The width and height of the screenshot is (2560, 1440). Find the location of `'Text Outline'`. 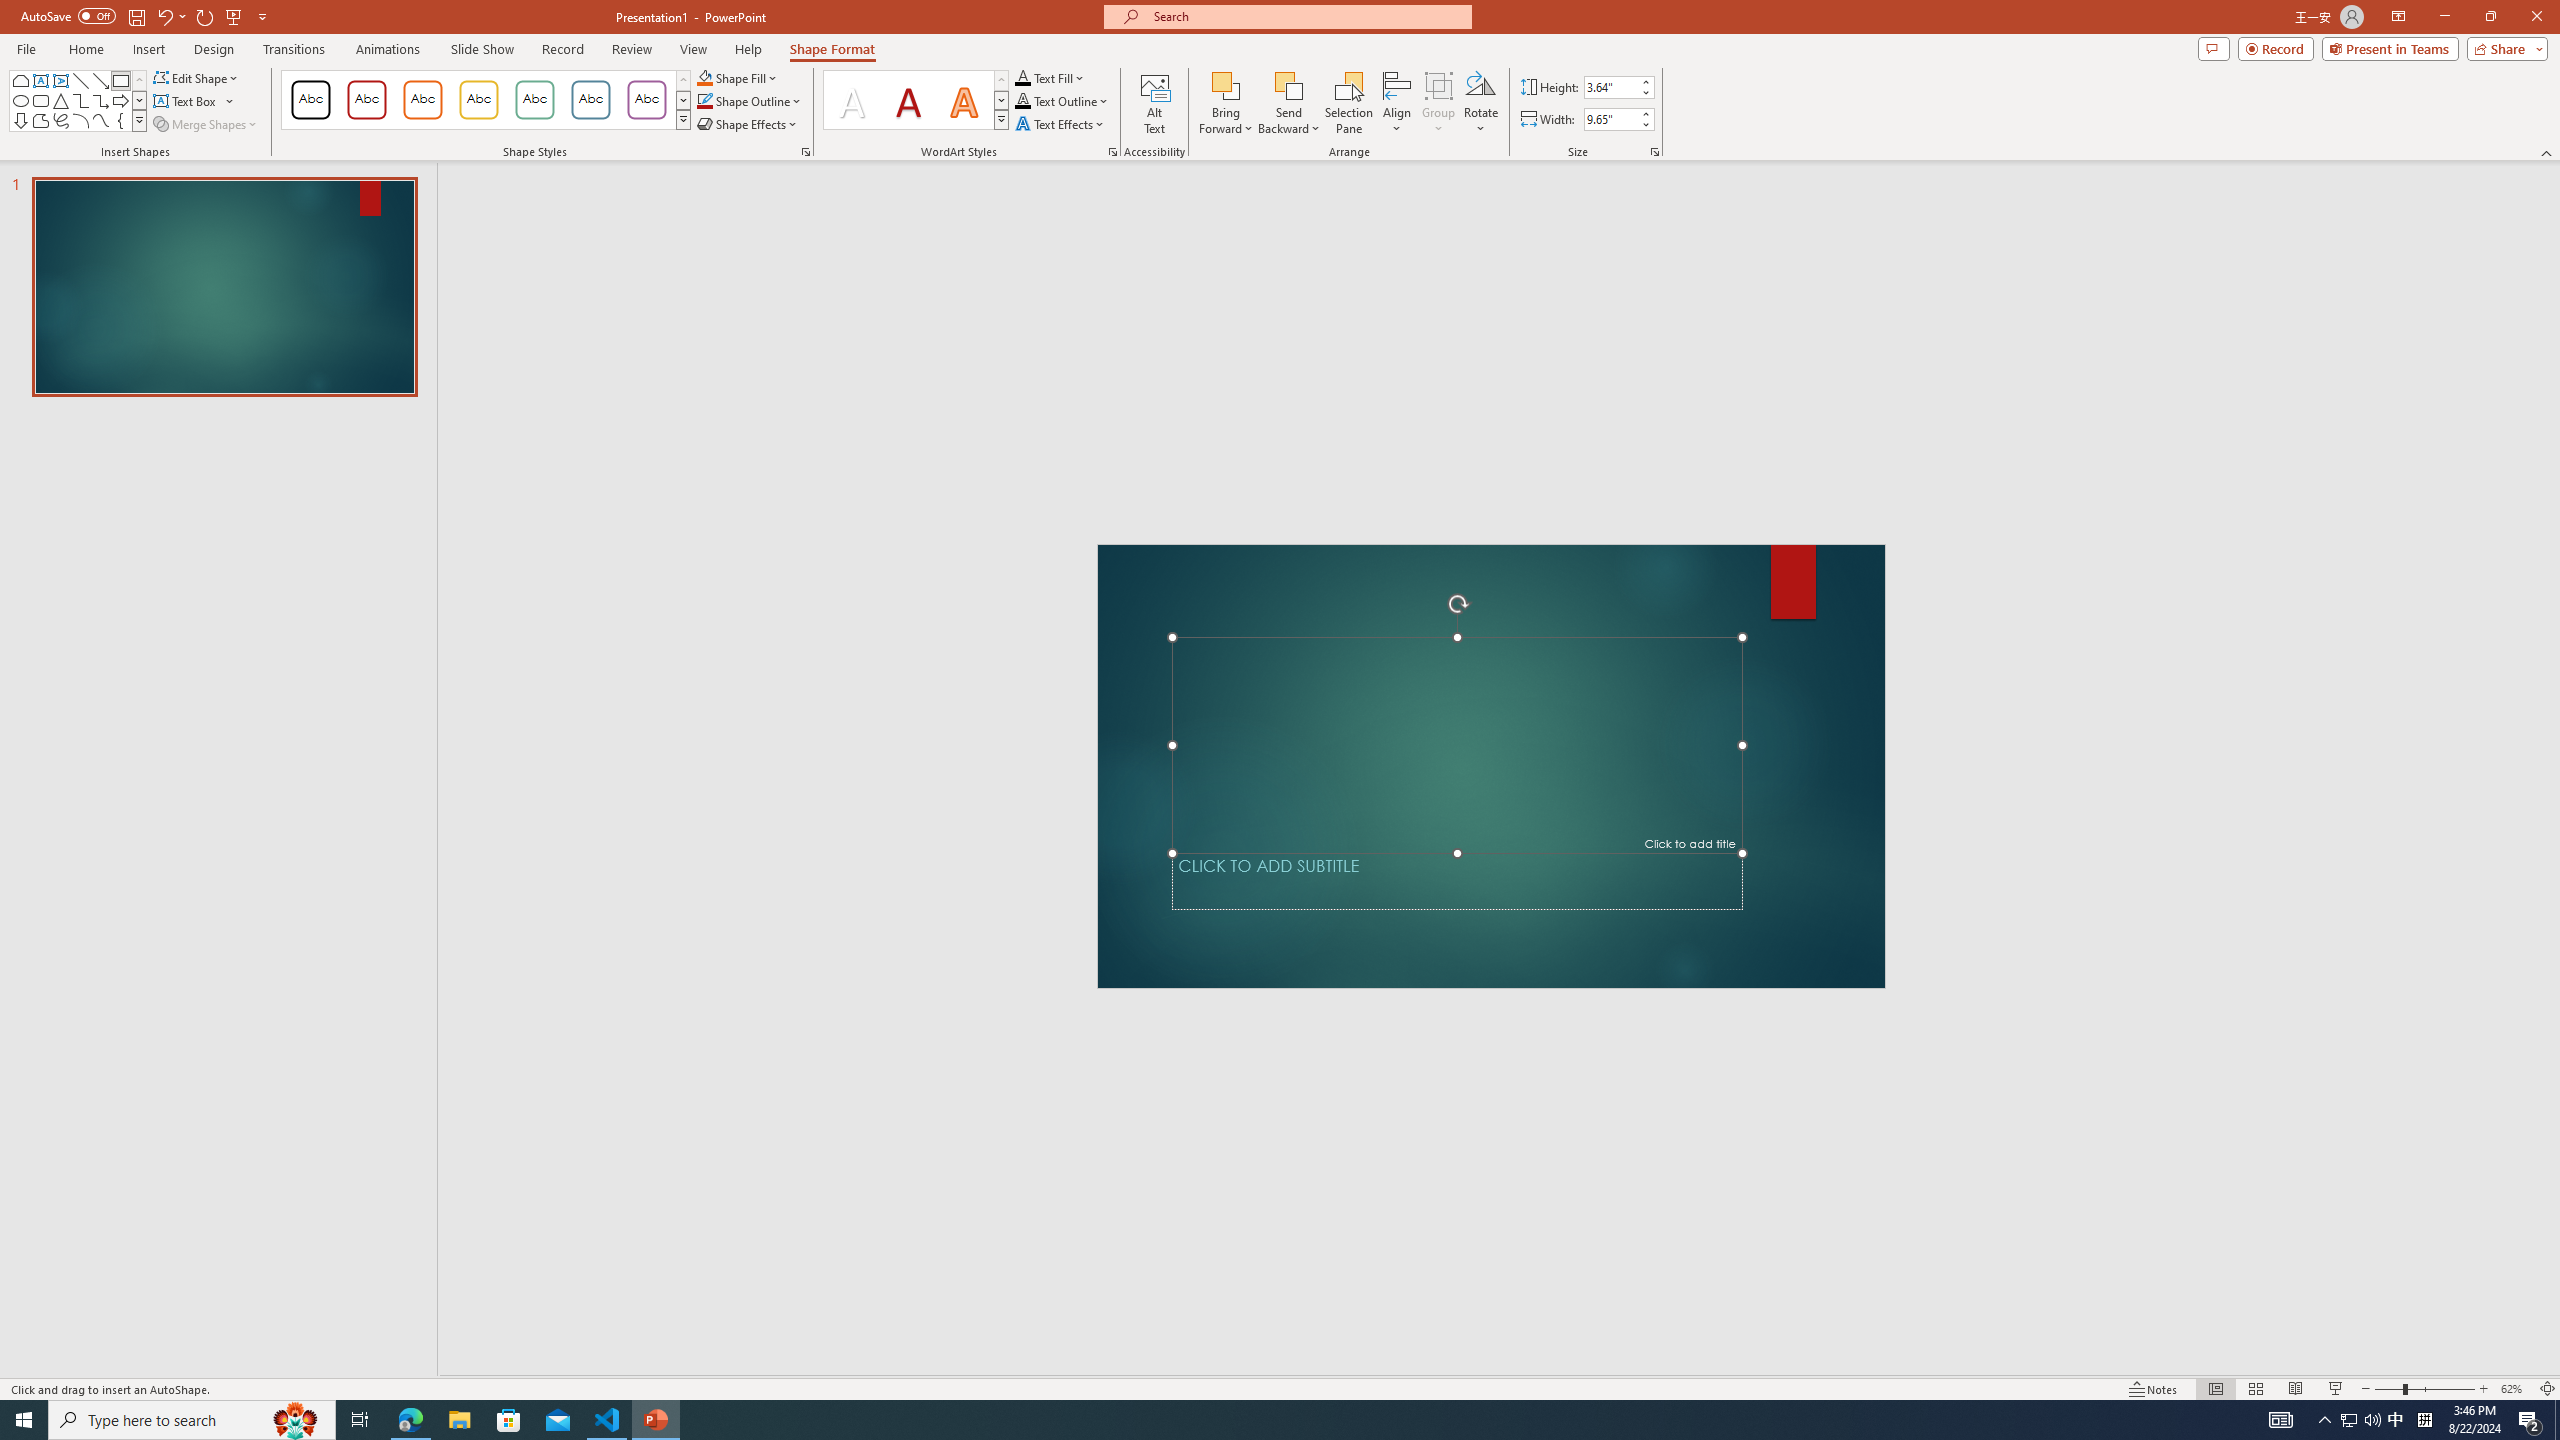

'Text Outline' is located at coordinates (1061, 99).